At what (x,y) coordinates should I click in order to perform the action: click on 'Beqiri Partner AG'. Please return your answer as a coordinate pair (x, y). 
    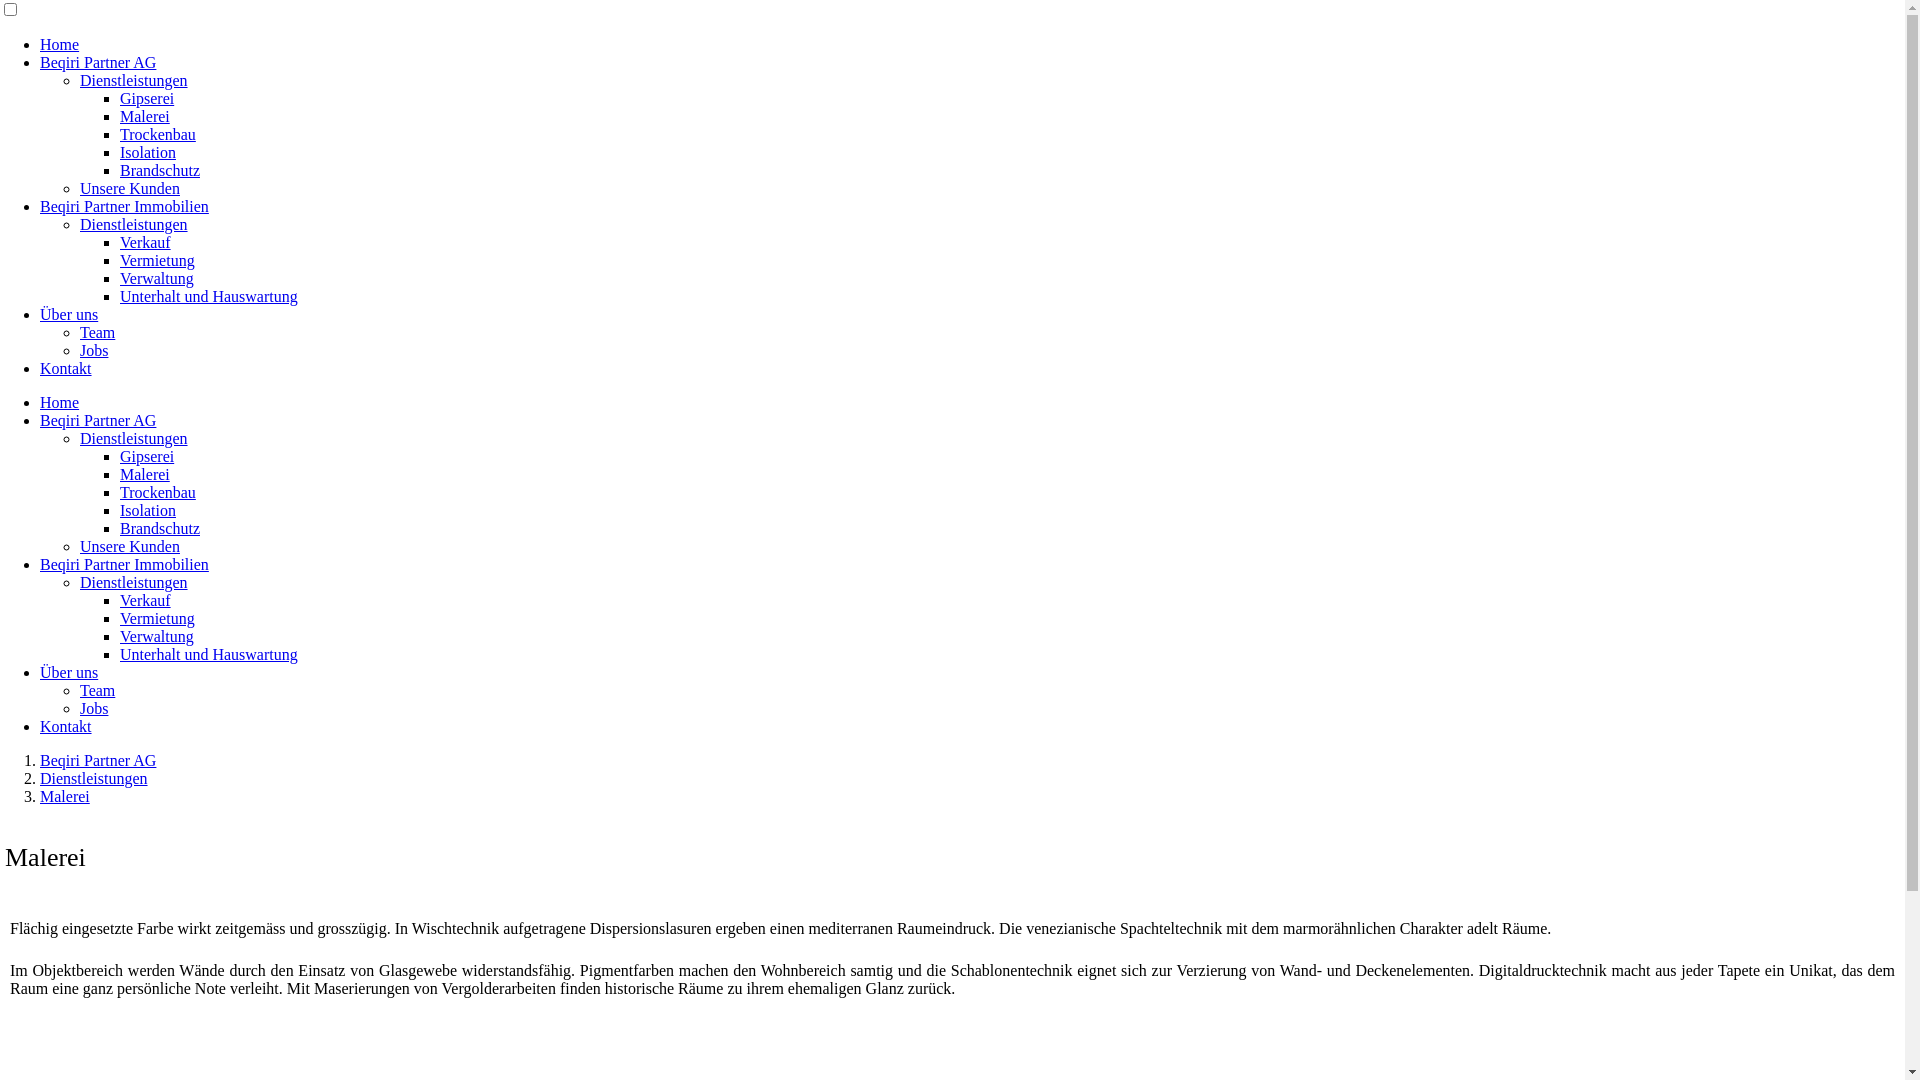
    Looking at the image, I should click on (96, 61).